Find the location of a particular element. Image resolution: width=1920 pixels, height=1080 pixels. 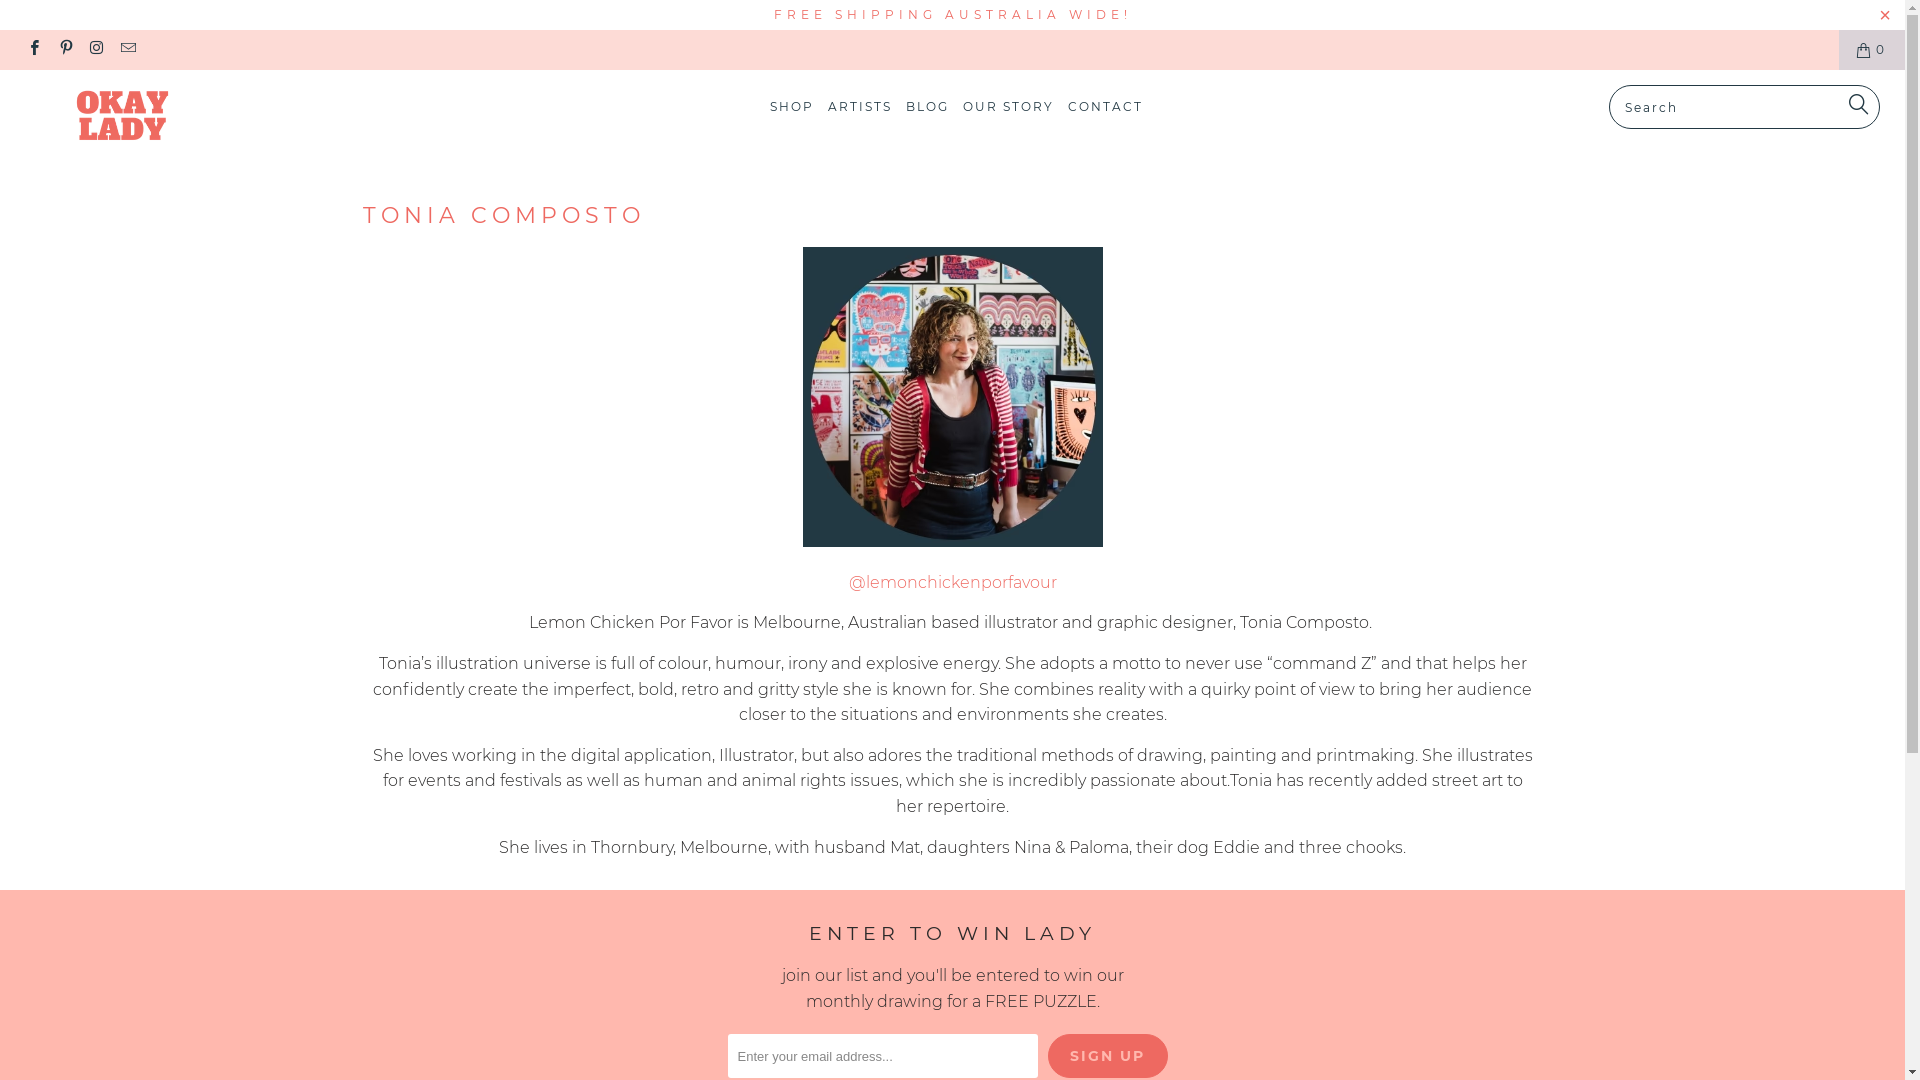

'Sign Up' is located at coordinates (1107, 1055).